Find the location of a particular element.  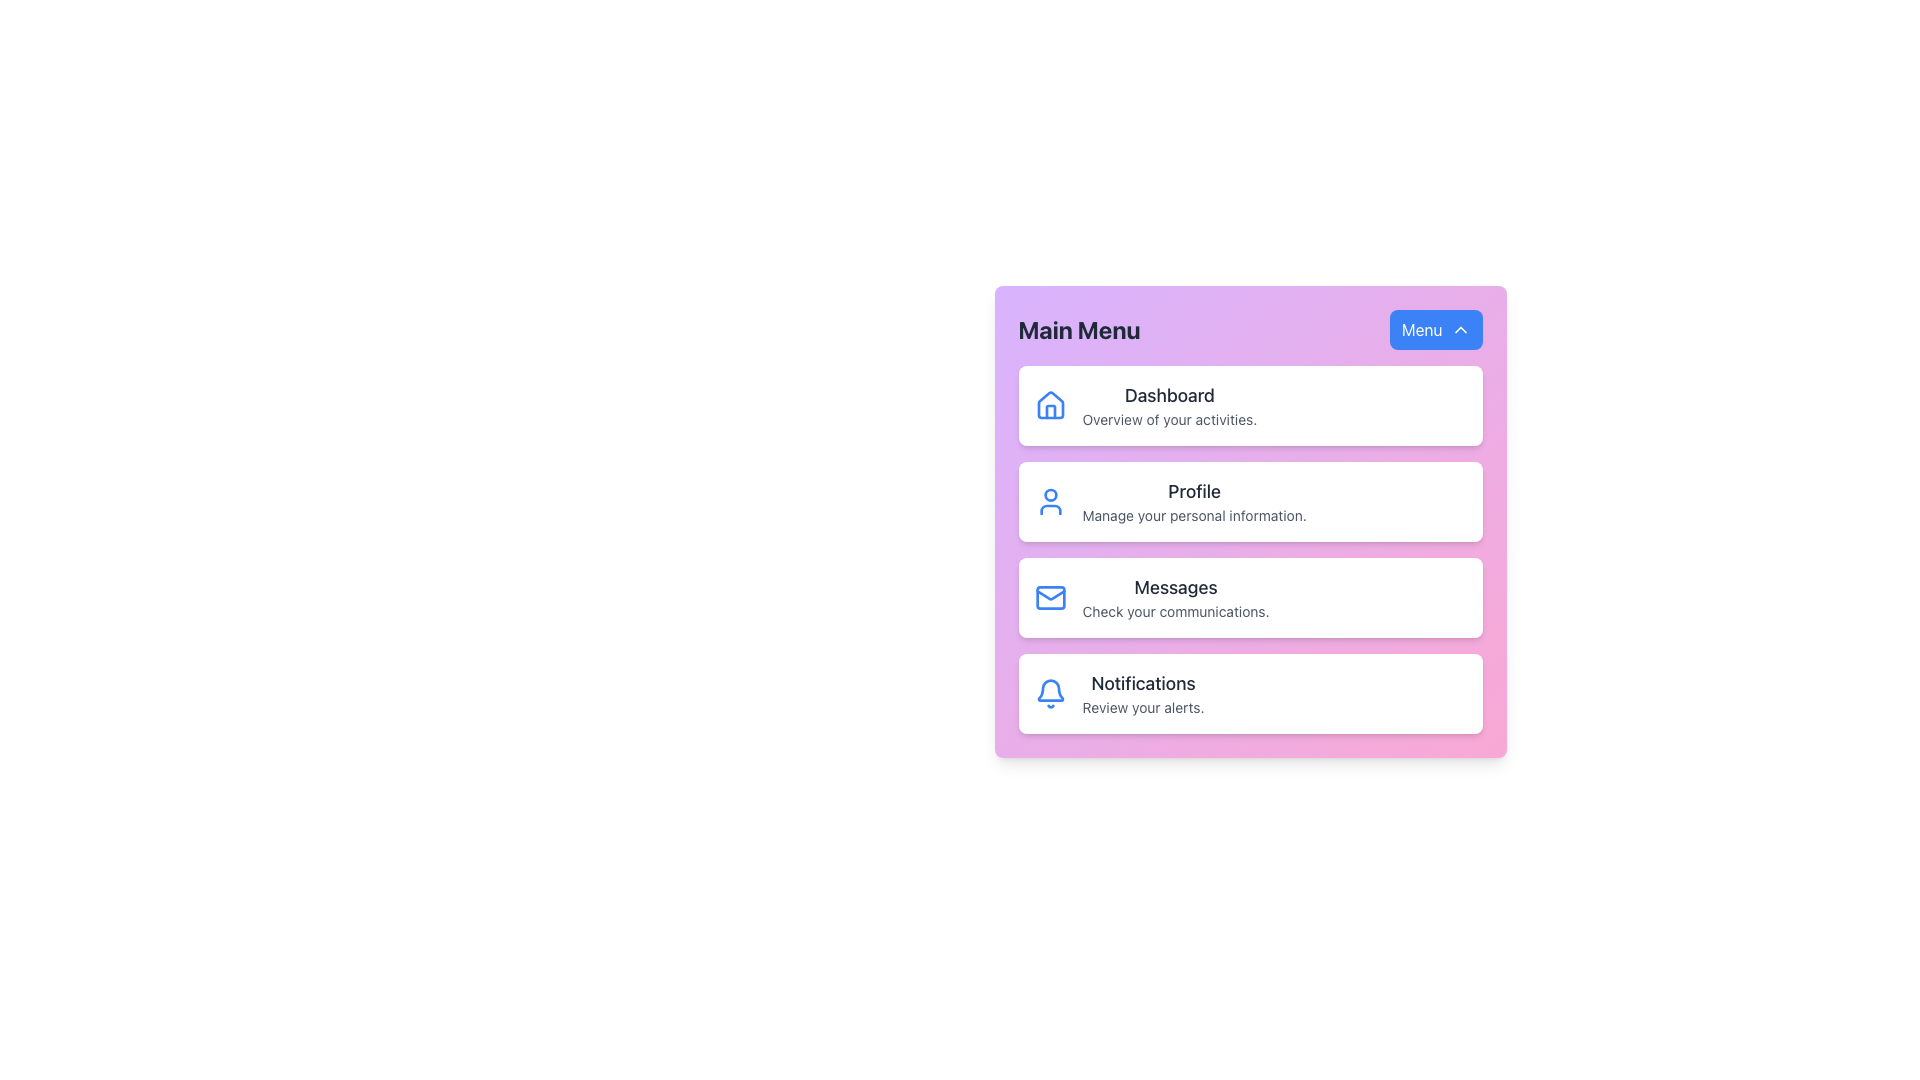

the second button in the navigation menu located below the 'Main Menu' heading is located at coordinates (1249, 527).